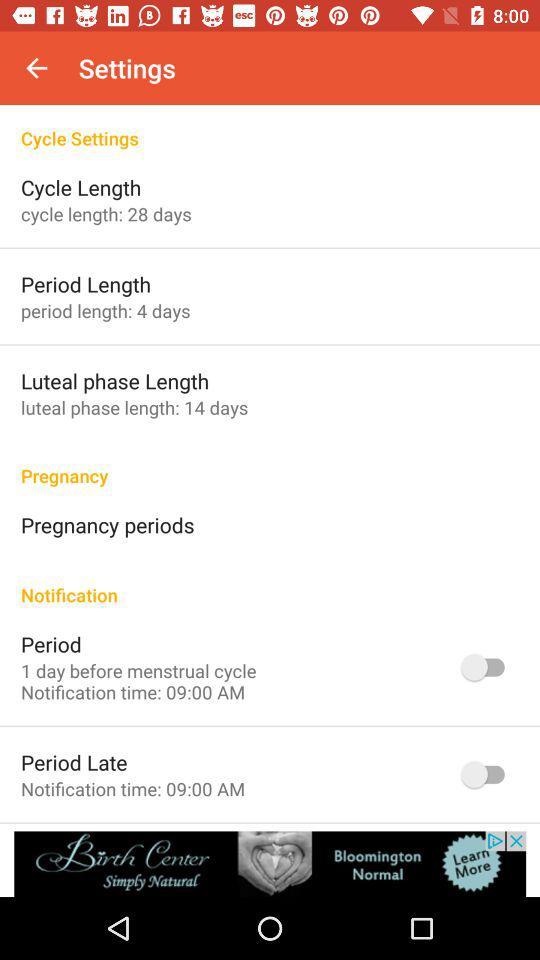  Describe the element at coordinates (270, 863) in the screenshot. I see `banner advertisement` at that location.